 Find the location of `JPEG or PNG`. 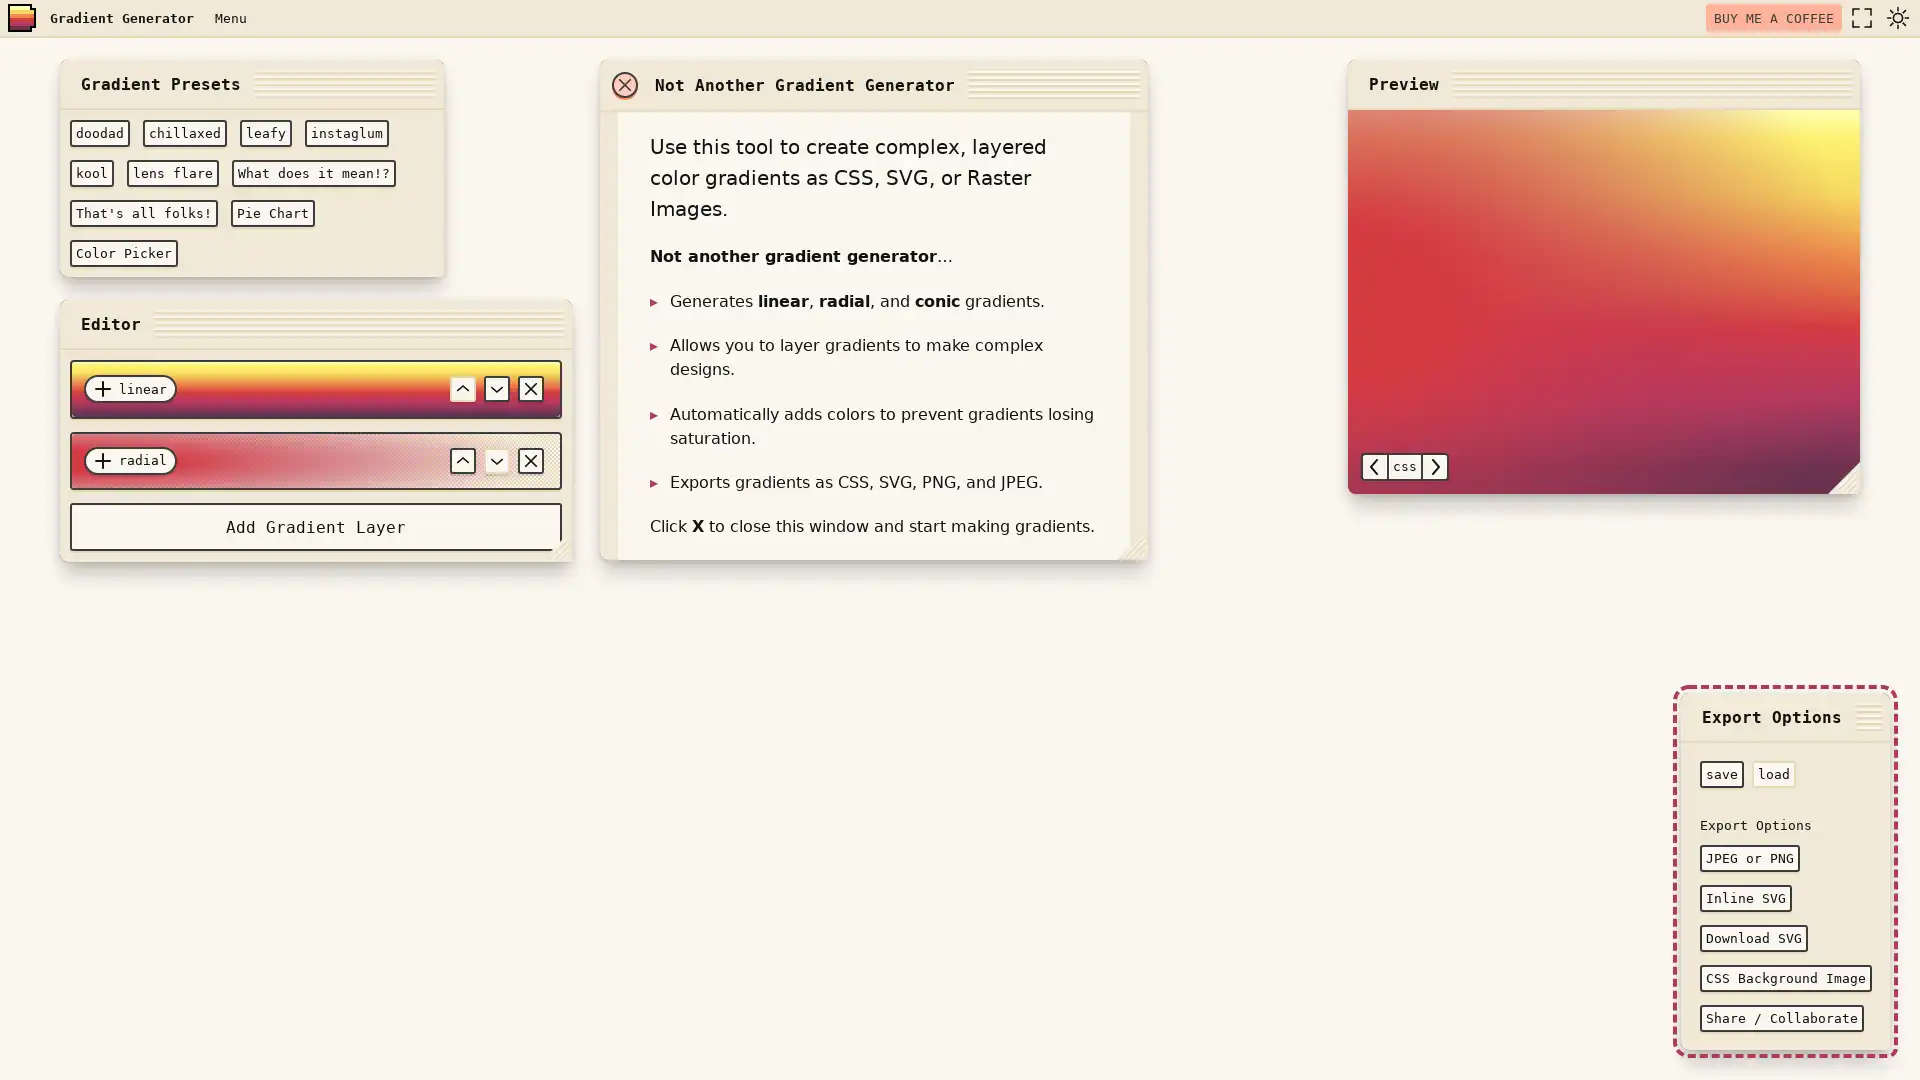

JPEG or PNG is located at coordinates (1747, 857).